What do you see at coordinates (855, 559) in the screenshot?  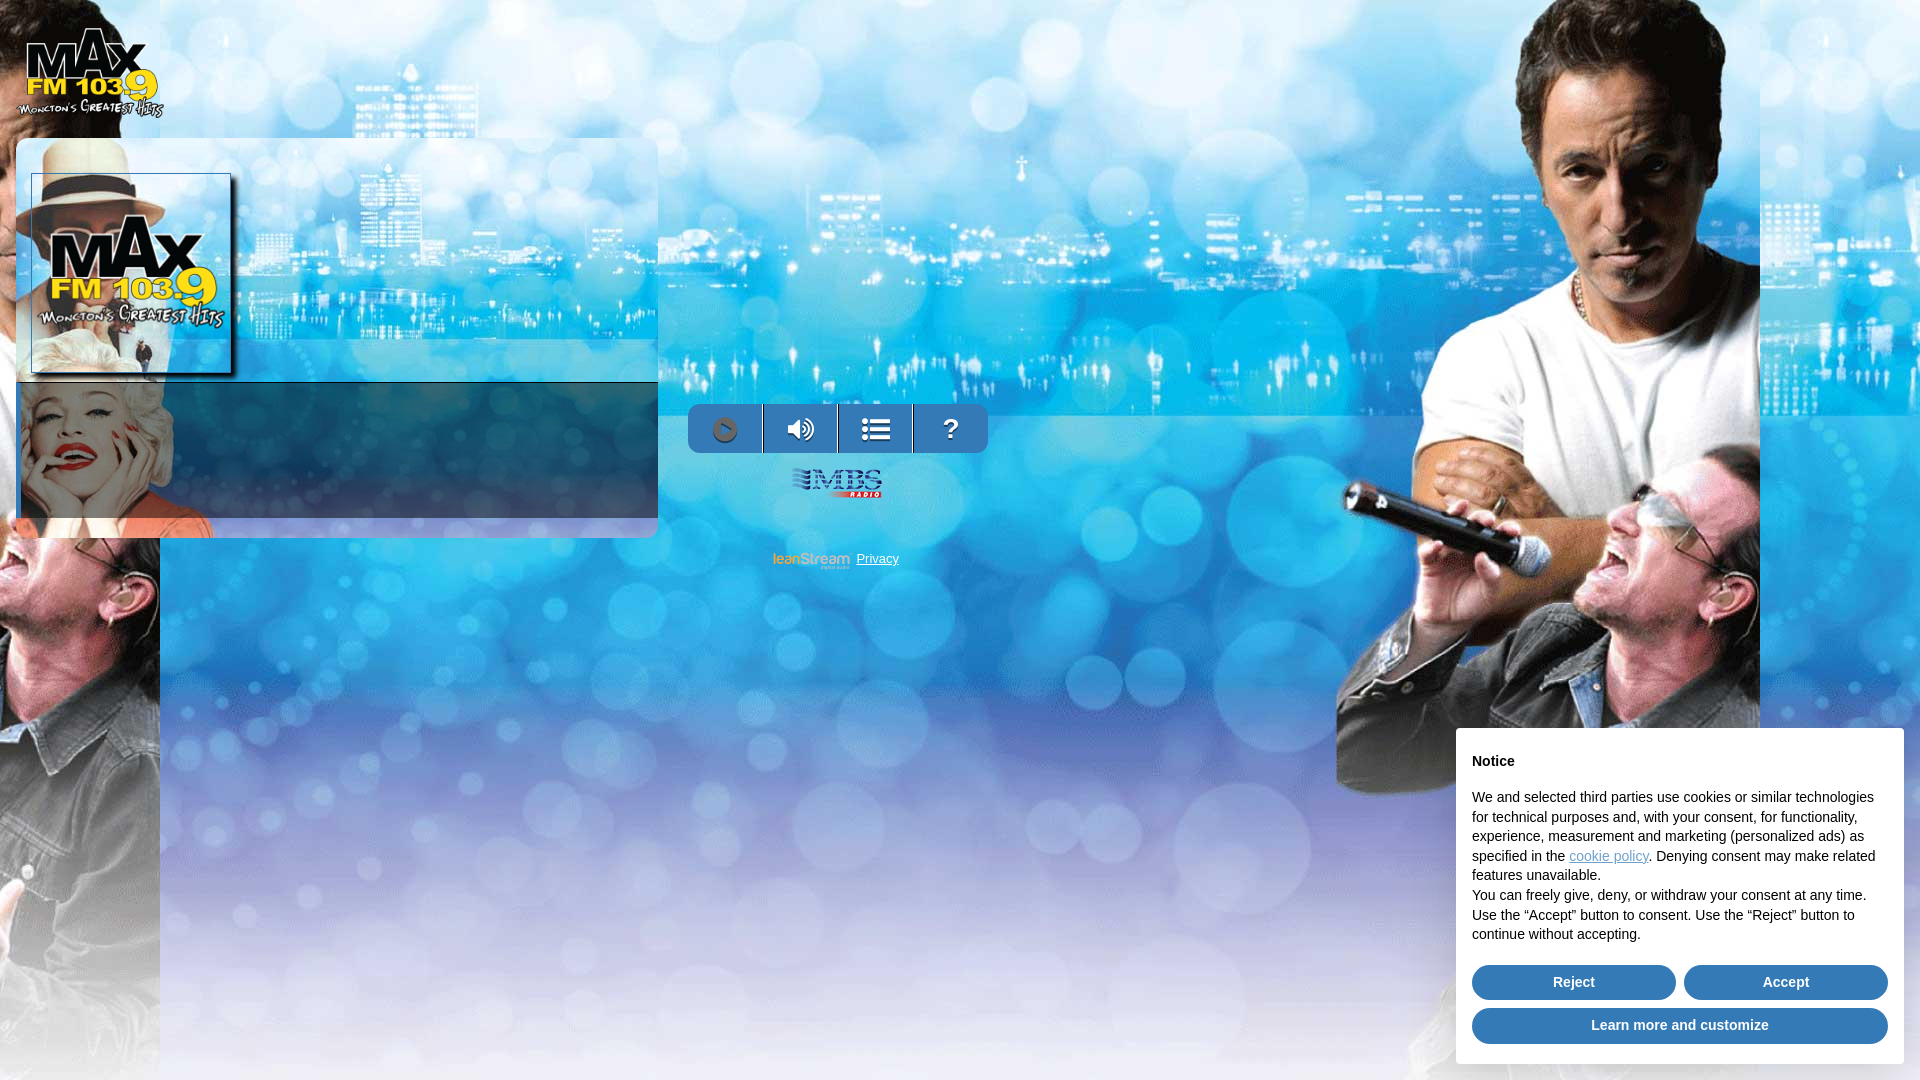 I see `'Privacy'` at bounding box center [855, 559].